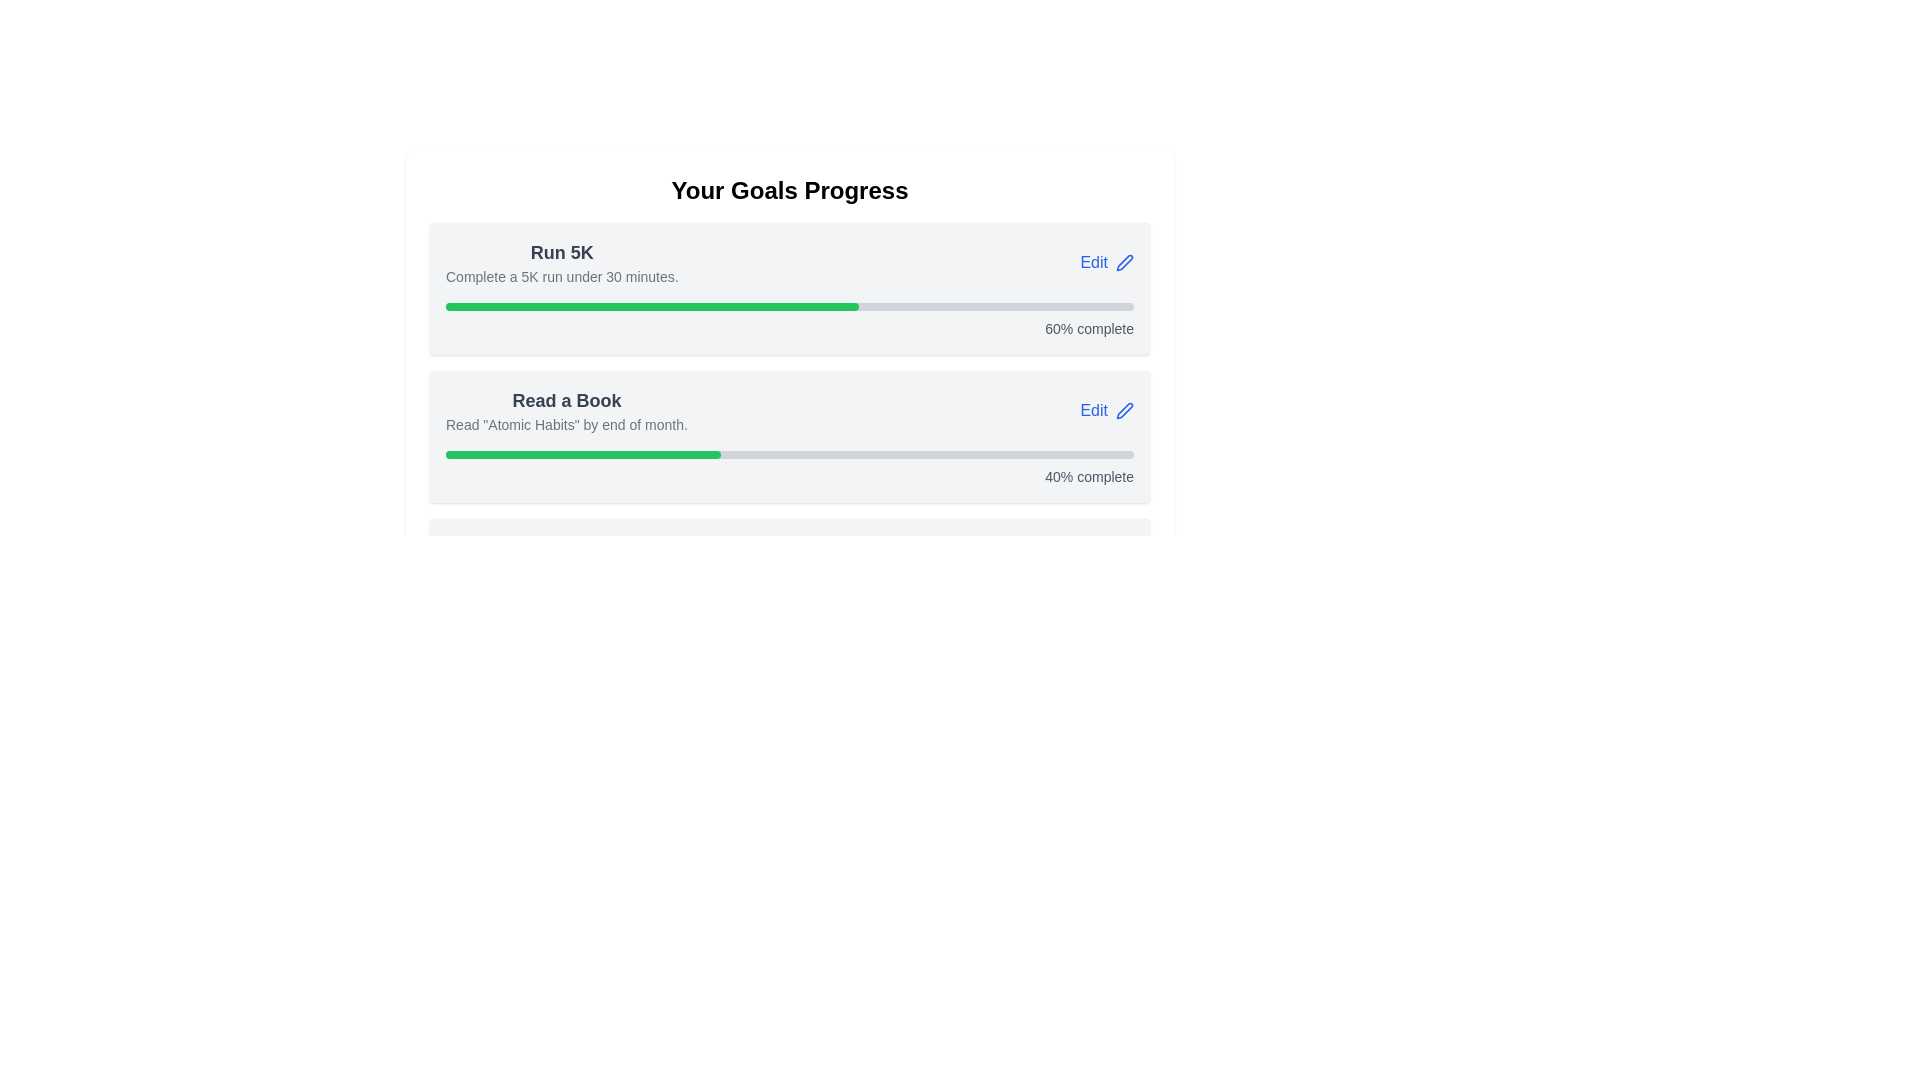 The height and width of the screenshot is (1080, 1920). I want to click on the visual progress of the green progress bar located under the 'Run 5K' goal section, which indicates 60% completion, so click(789, 307).